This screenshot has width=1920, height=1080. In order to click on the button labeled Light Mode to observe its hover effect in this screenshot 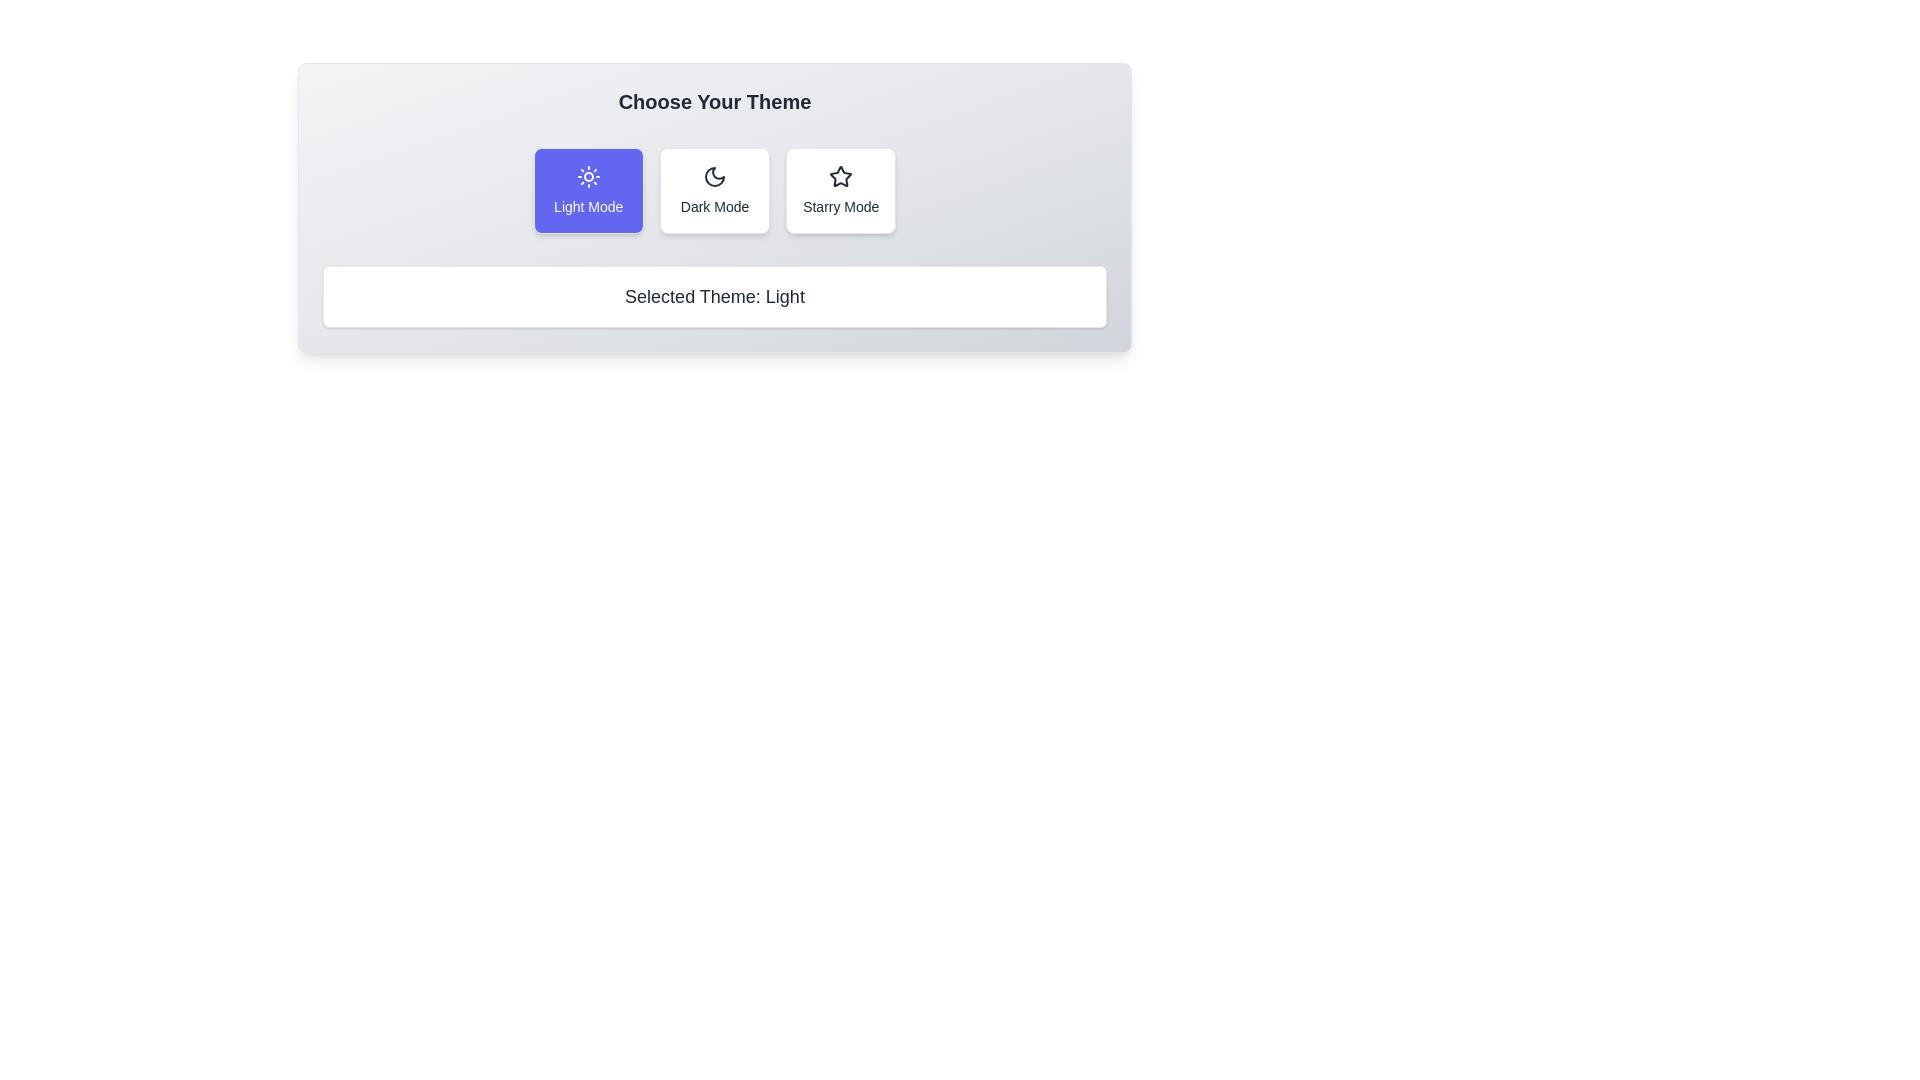, I will do `click(587, 191)`.